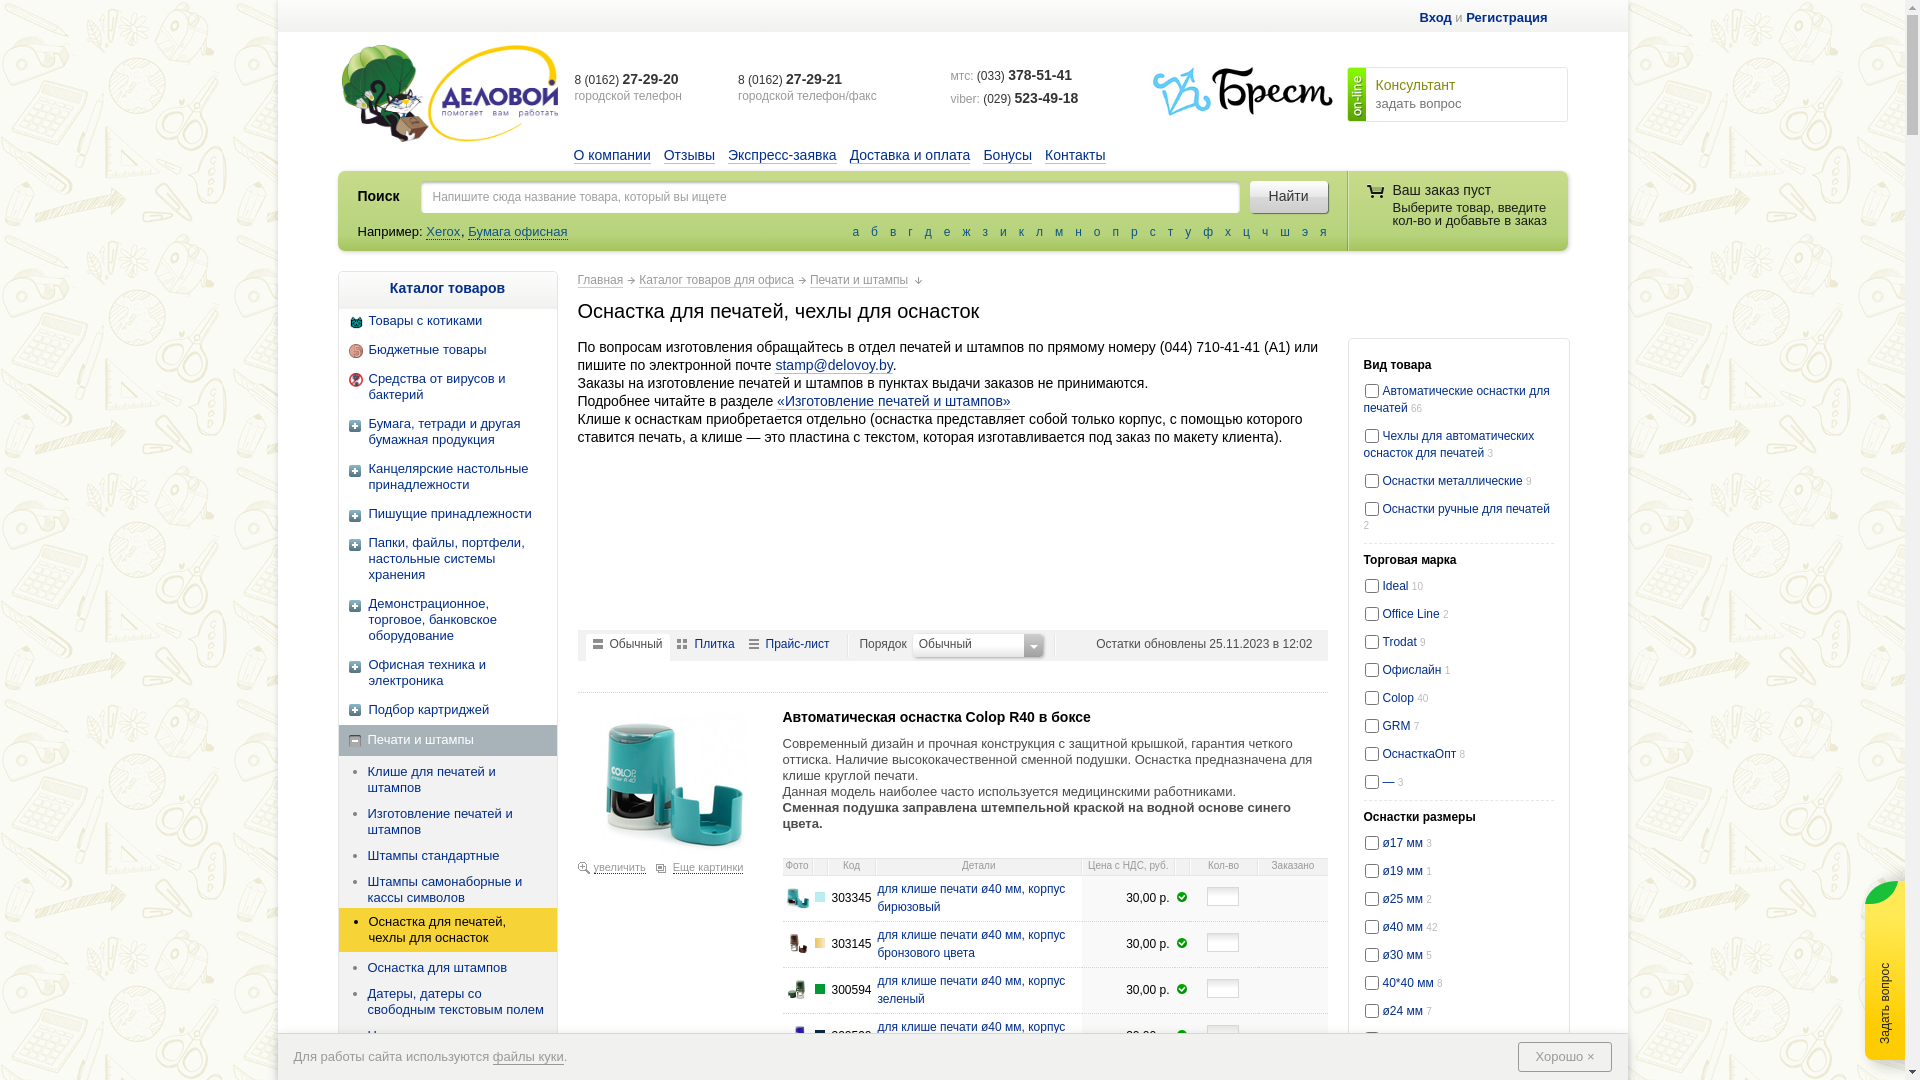 This screenshot has width=1920, height=1080. Describe the element at coordinates (573, 77) in the screenshot. I see `'8 (0162) 27-29-20'` at that location.